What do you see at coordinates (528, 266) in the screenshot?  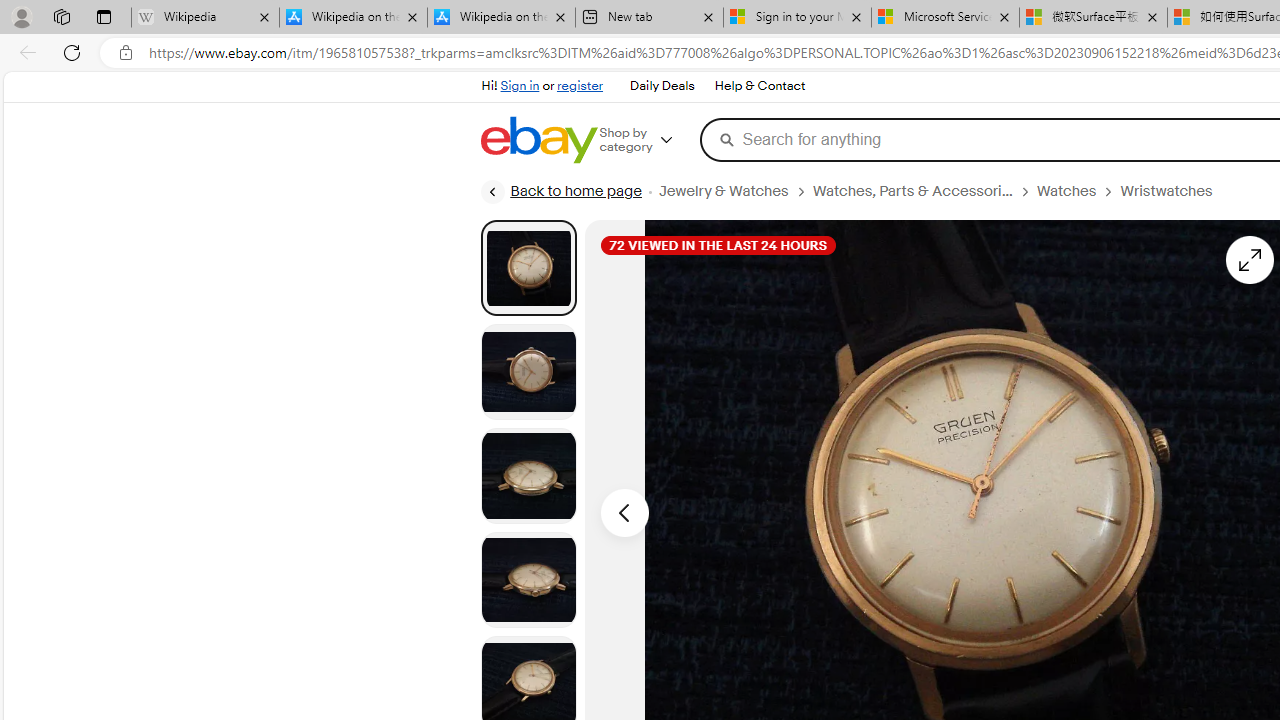 I see `'Picture 1 of 8'` at bounding box center [528, 266].